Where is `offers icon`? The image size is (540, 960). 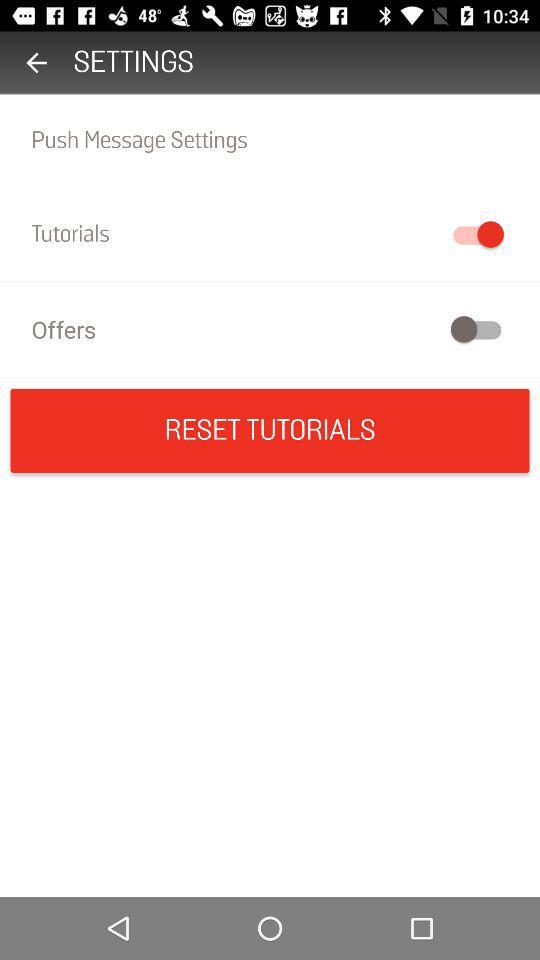 offers icon is located at coordinates (270, 329).